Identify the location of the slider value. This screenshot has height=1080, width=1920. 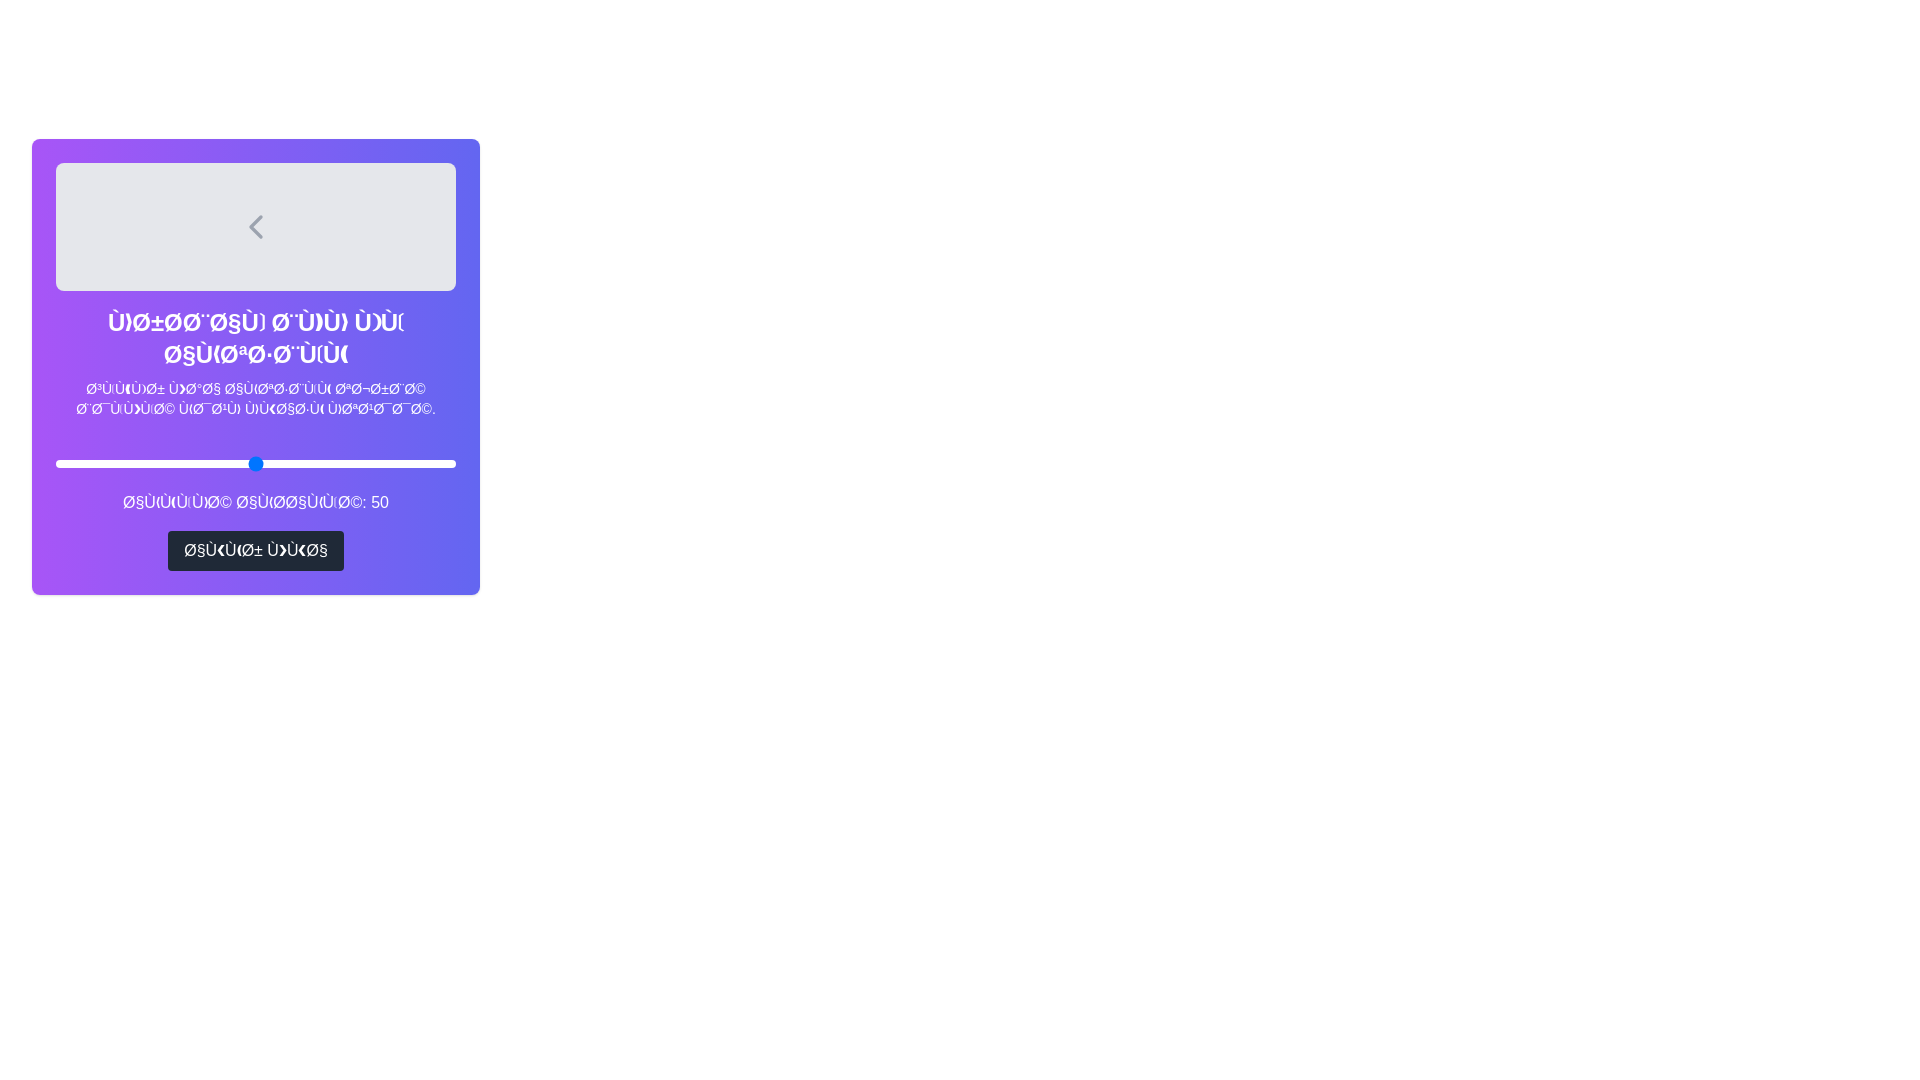
(344, 463).